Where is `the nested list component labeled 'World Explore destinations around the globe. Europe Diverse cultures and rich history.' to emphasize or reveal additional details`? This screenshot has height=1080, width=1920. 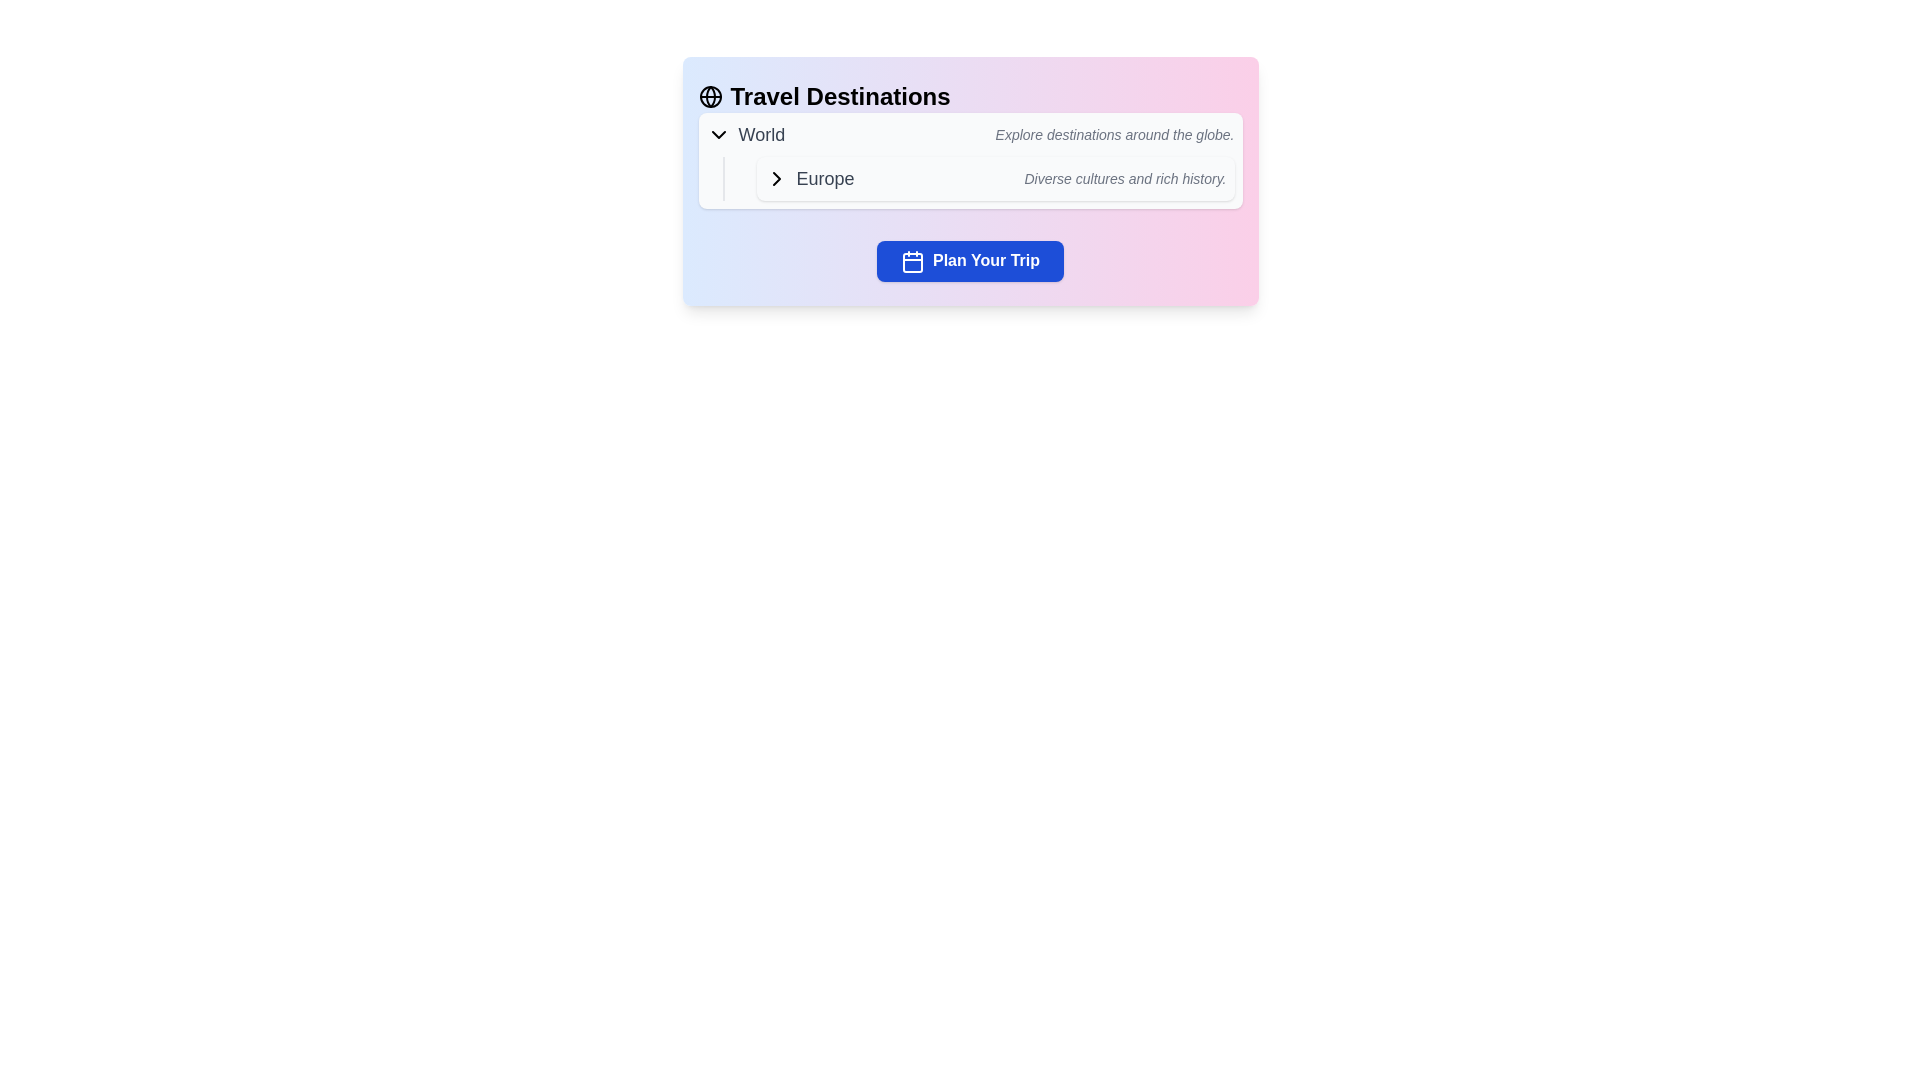 the nested list component labeled 'World Explore destinations around the globe. Europe Diverse cultures and rich history.' to emphasize or reveal additional details is located at coordinates (970, 160).